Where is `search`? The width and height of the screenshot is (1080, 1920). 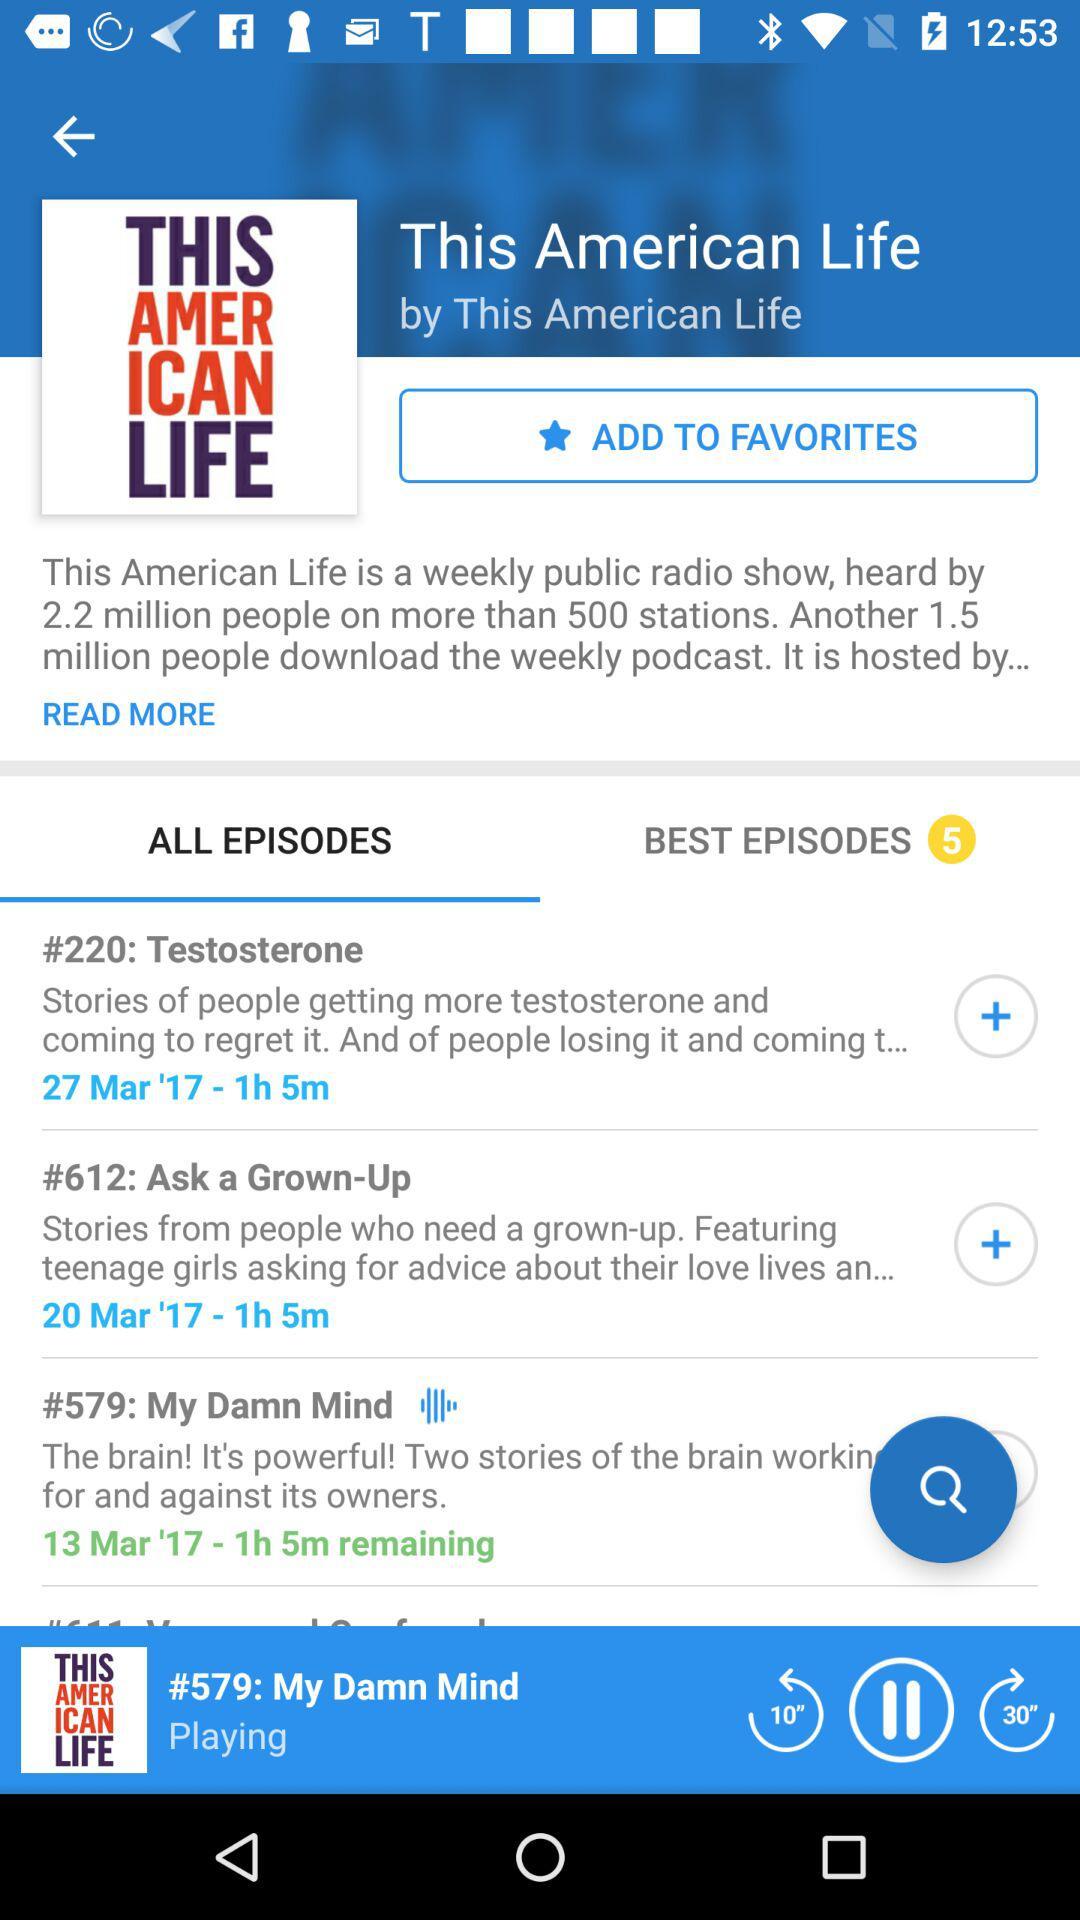 search is located at coordinates (943, 1489).